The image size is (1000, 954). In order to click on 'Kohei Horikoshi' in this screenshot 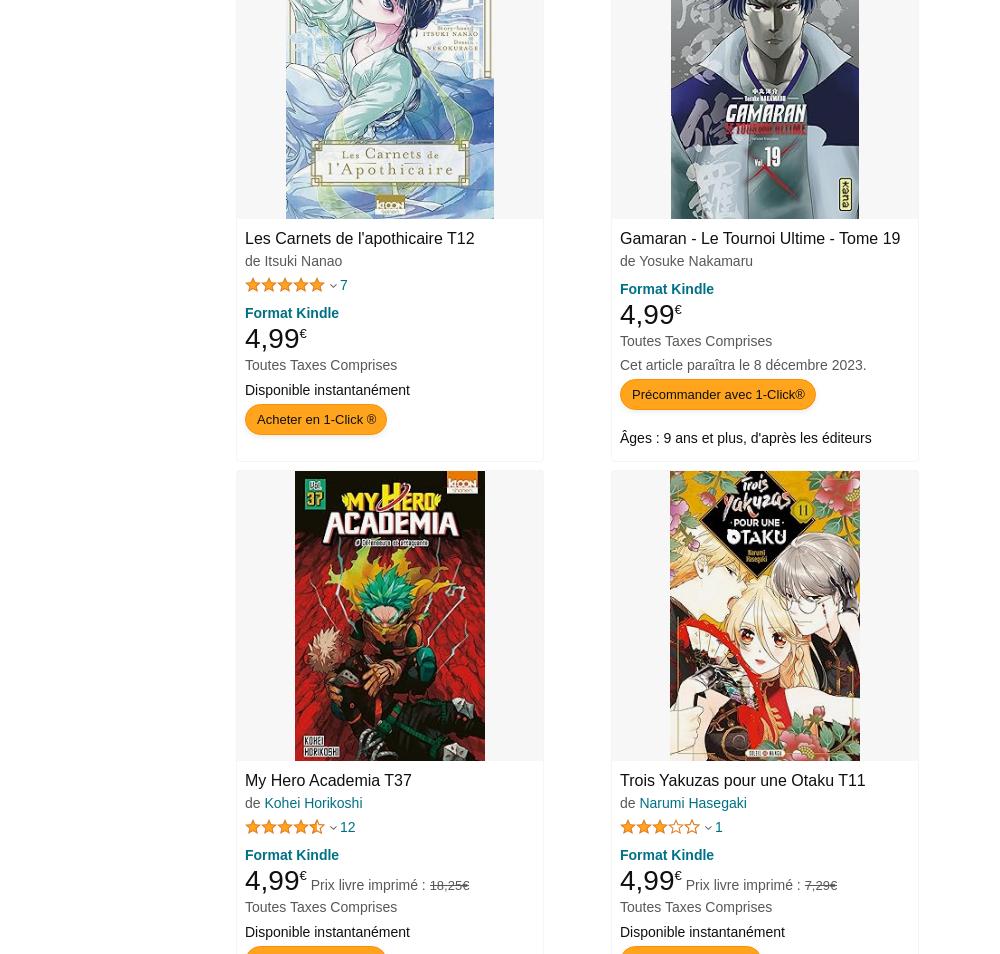, I will do `click(312, 802)`.